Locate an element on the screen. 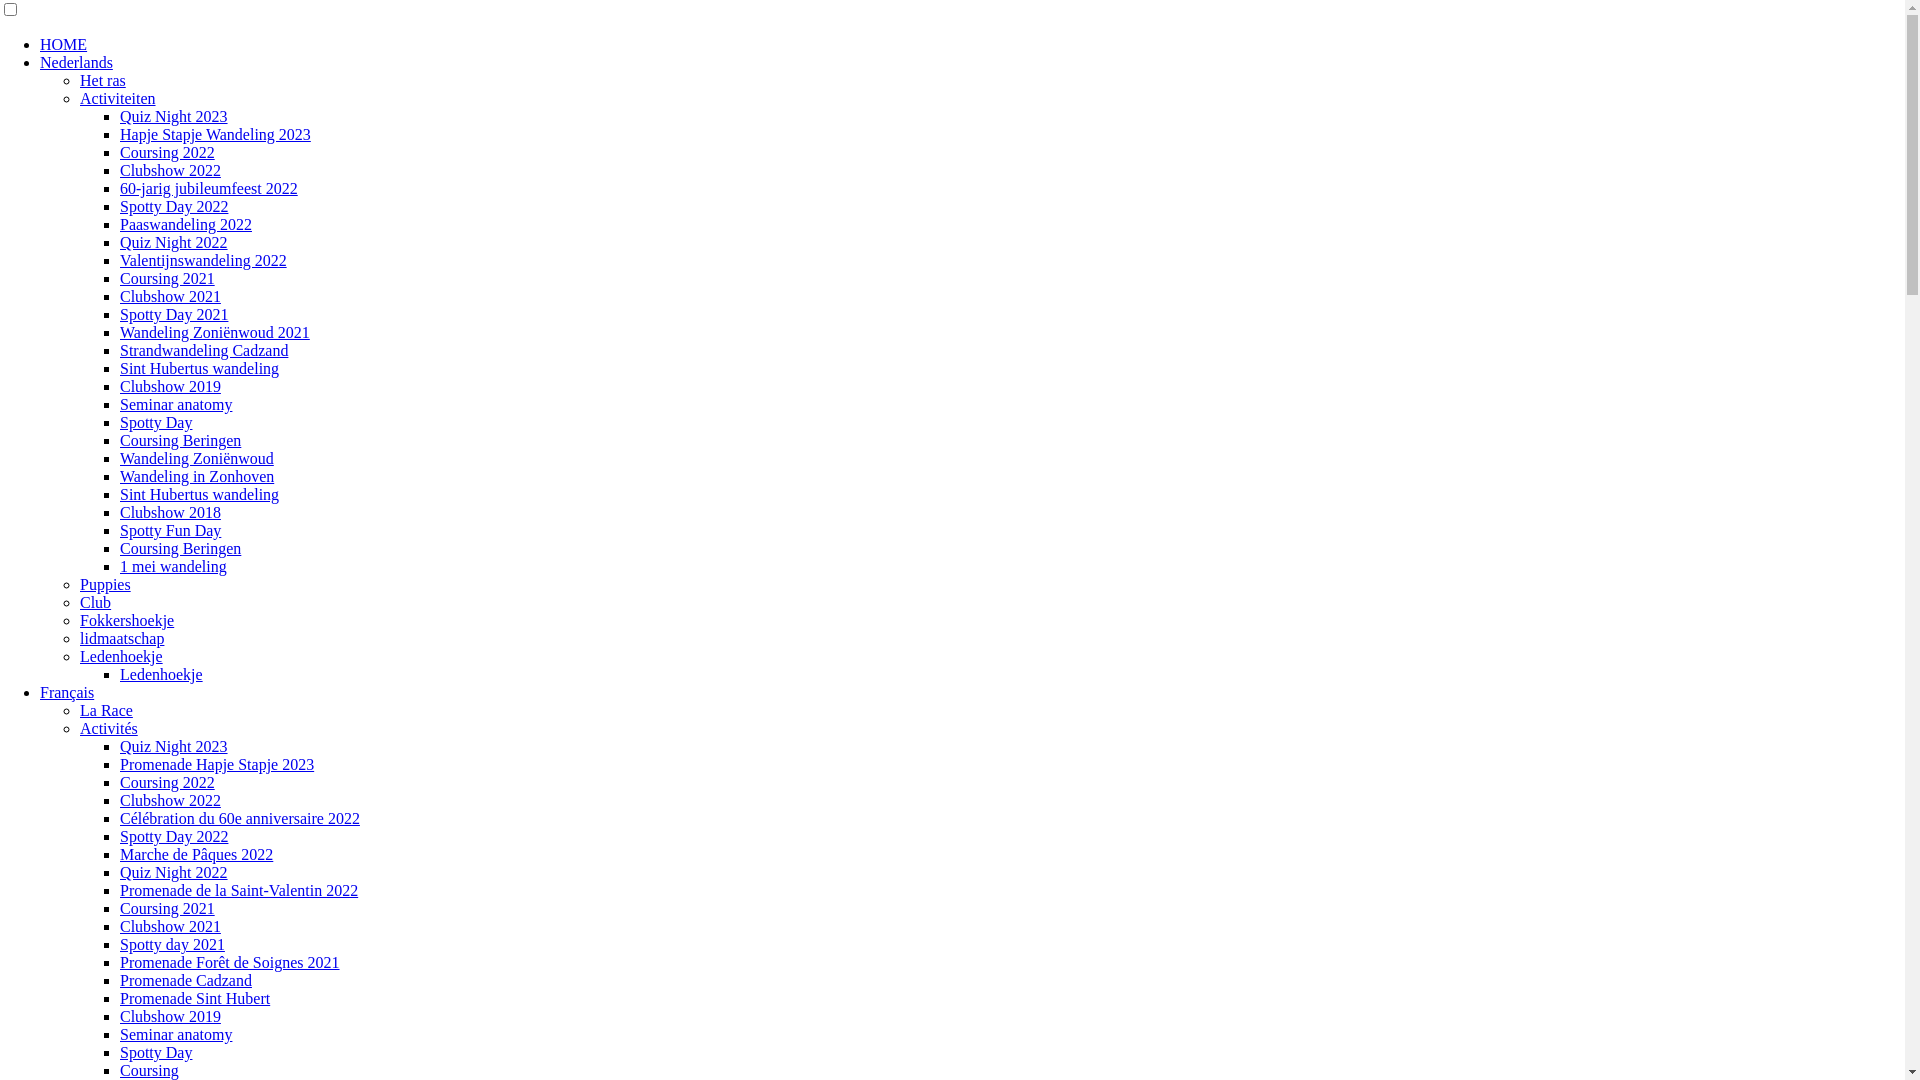 The image size is (1920, 1080). 'Coursing Beringen' is located at coordinates (180, 548).